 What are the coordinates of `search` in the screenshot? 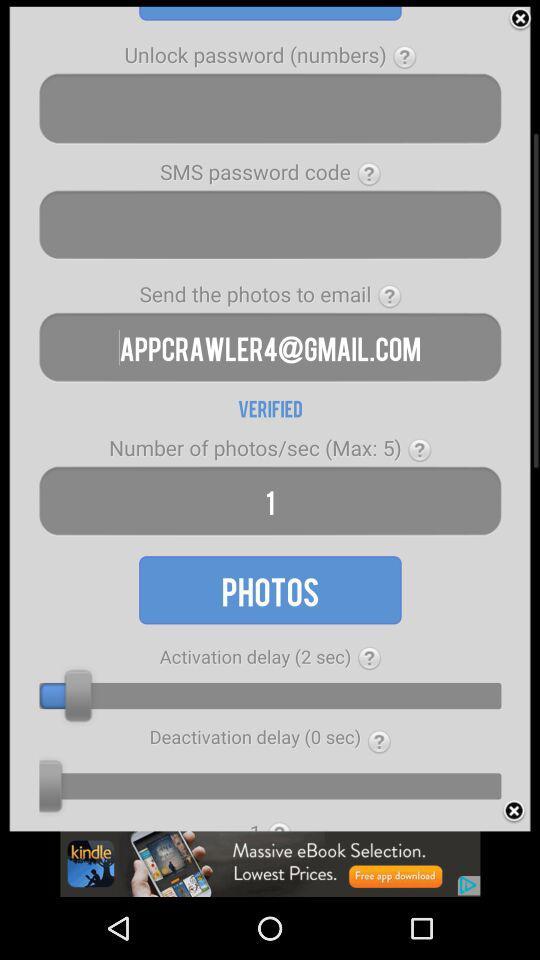 It's located at (270, 225).